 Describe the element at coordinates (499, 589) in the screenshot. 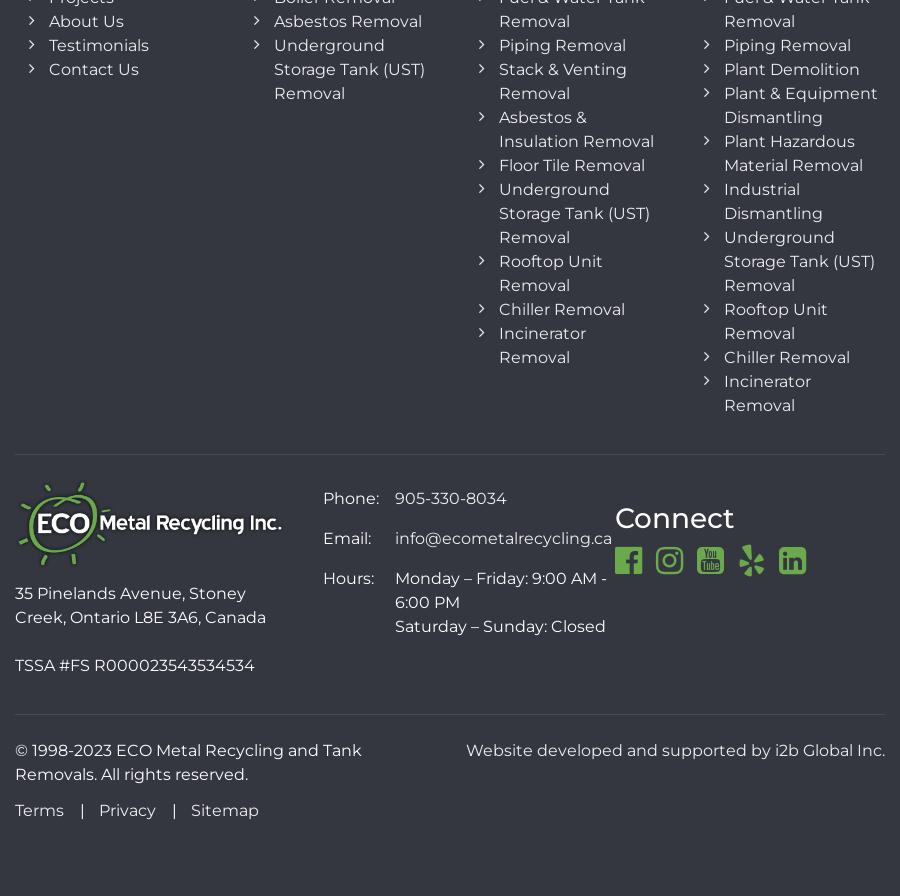

I see `'Monday  – Friday: 9:00 AM - 6:00 PM'` at that location.